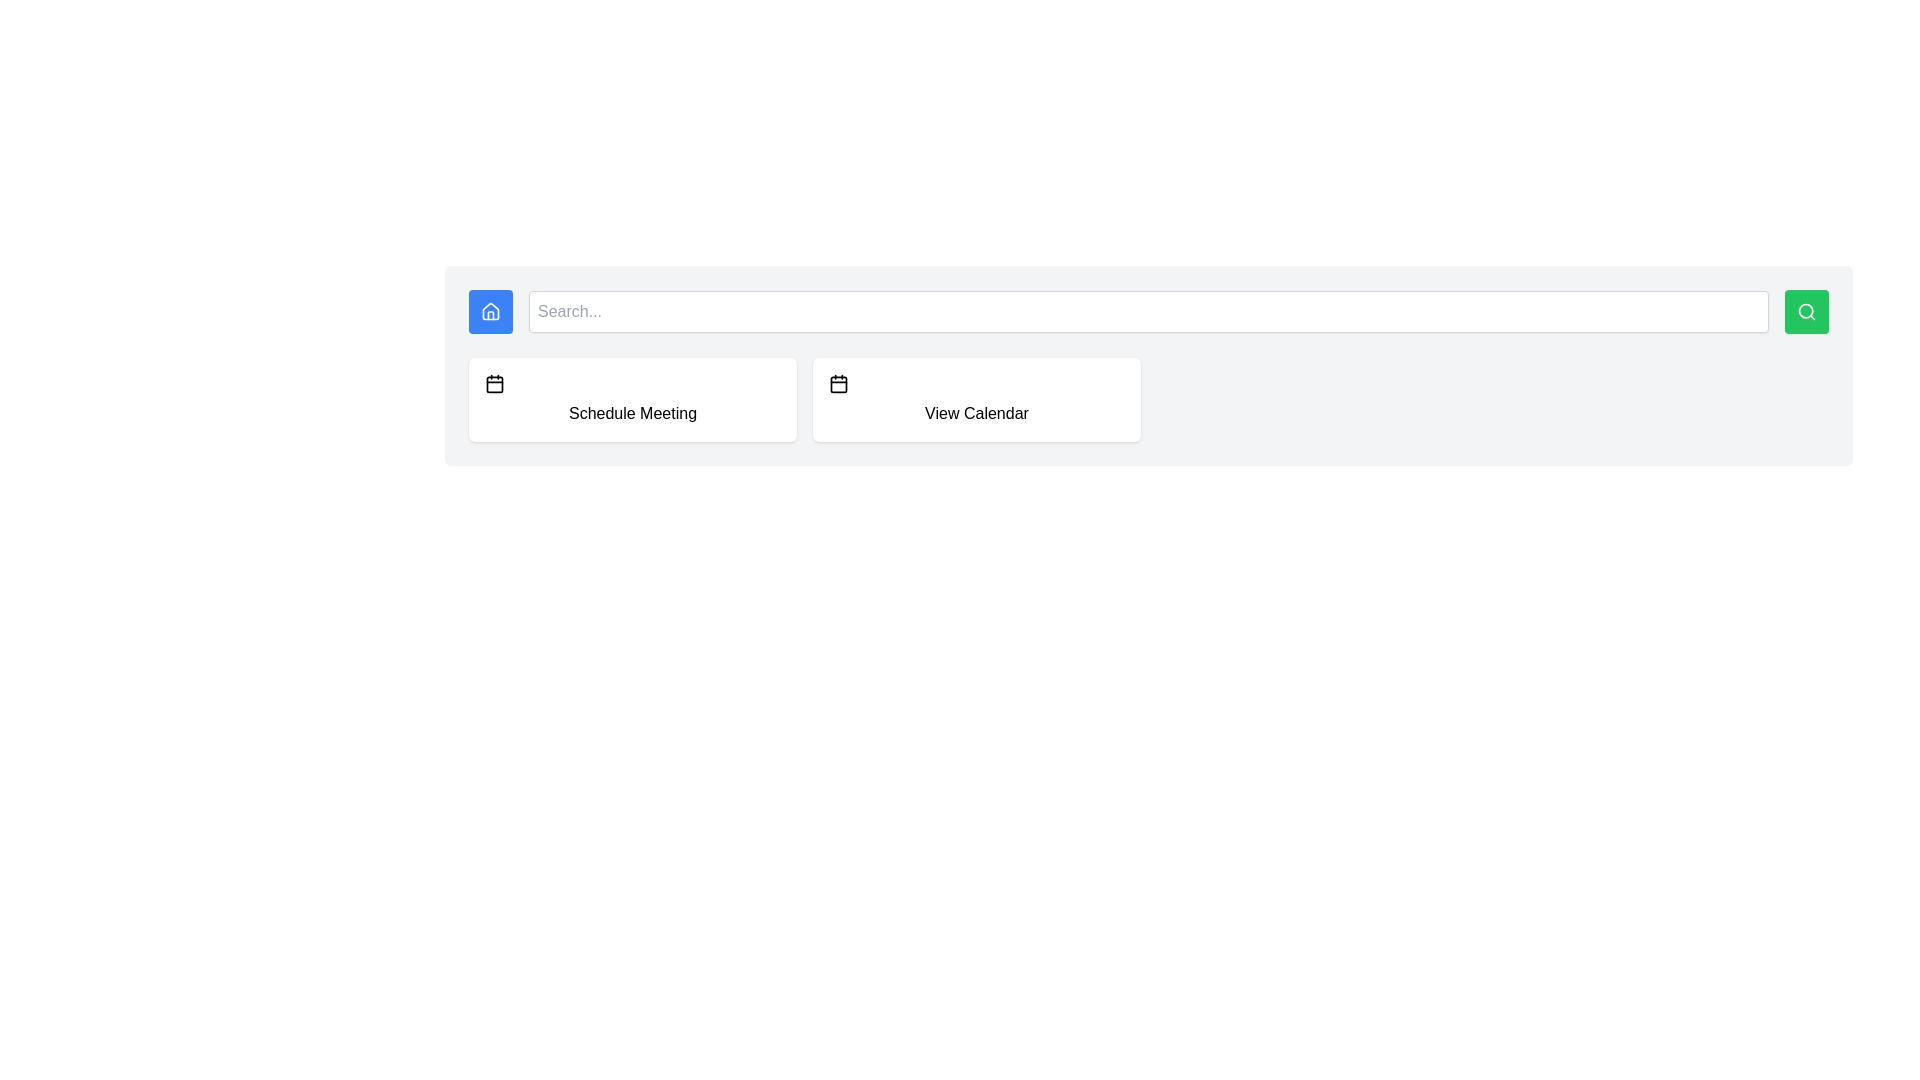 The height and width of the screenshot is (1080, 1920). Describe the element at coordinates (494, 384) in the screenshot. I see `the rectangular graphical element that is part of the calendar icon, located to the right of the 'Schedule Meeting' button and adjacent to the 'View Calendar' label` at that location.